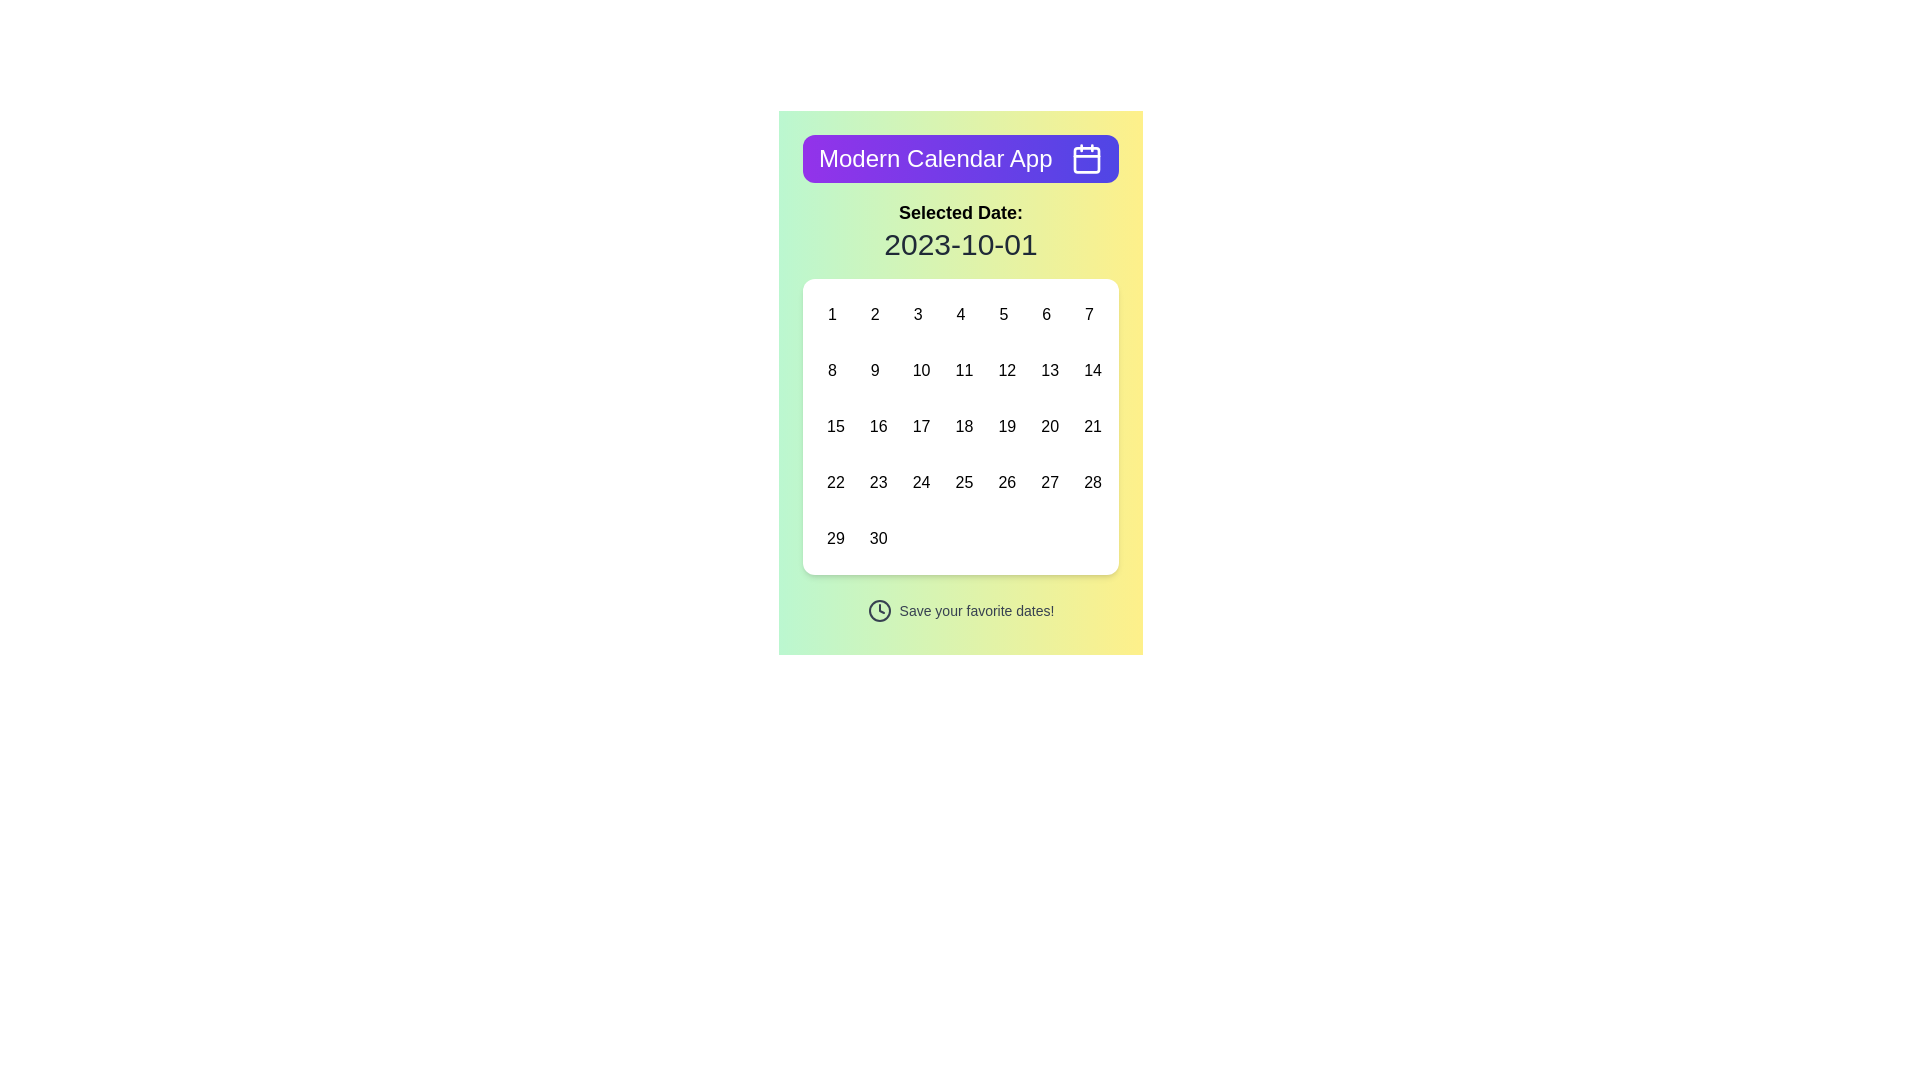 Image resolution: width=1920 pixels, height=1080 pixels. What do you see at coordinates (1003, 426) in the screenshot?
I see `the clickable calendar day representation for the 19th day of the month` at bounding box center [1003, 426].